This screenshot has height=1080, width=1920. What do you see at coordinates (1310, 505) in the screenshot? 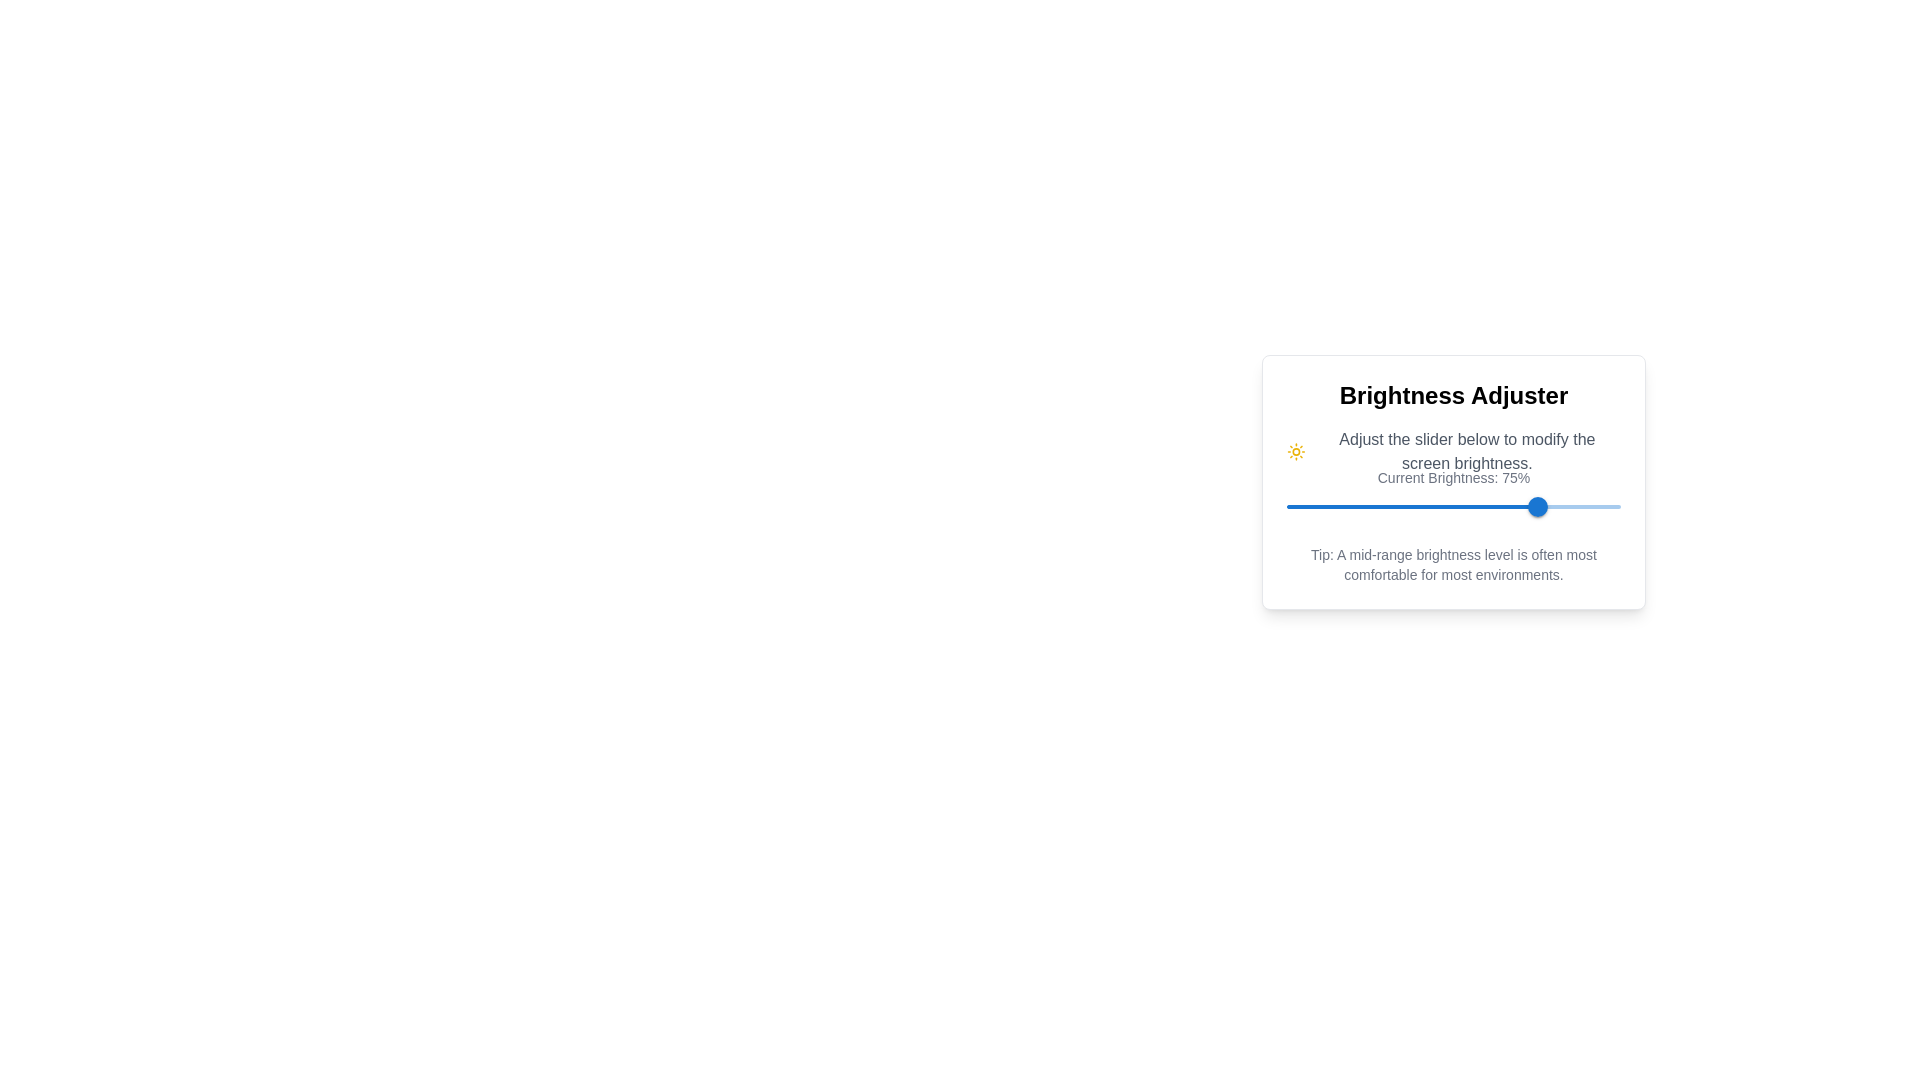
I see `the brightness` at bounding box center [1310, 505].